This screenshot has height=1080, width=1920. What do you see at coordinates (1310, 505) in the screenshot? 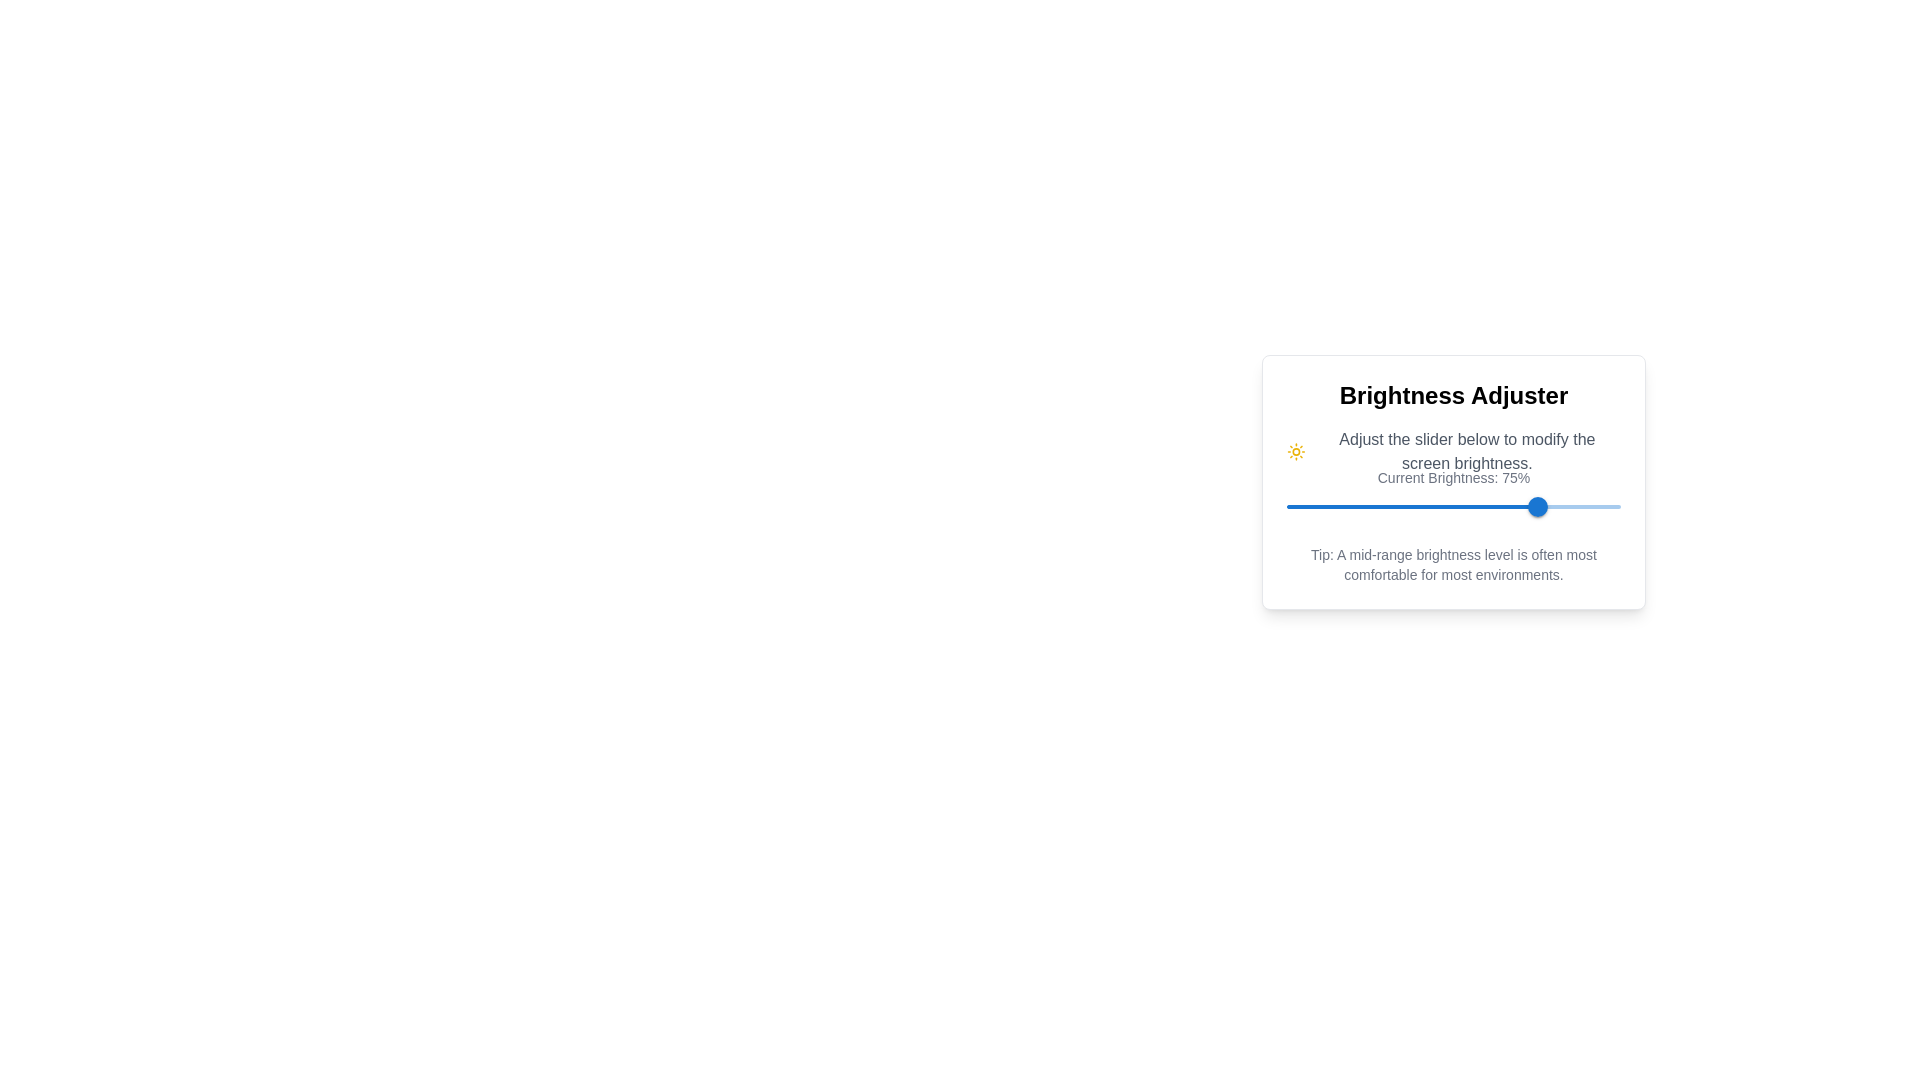
I see `the brightness` at bounding box center [1310, 505].